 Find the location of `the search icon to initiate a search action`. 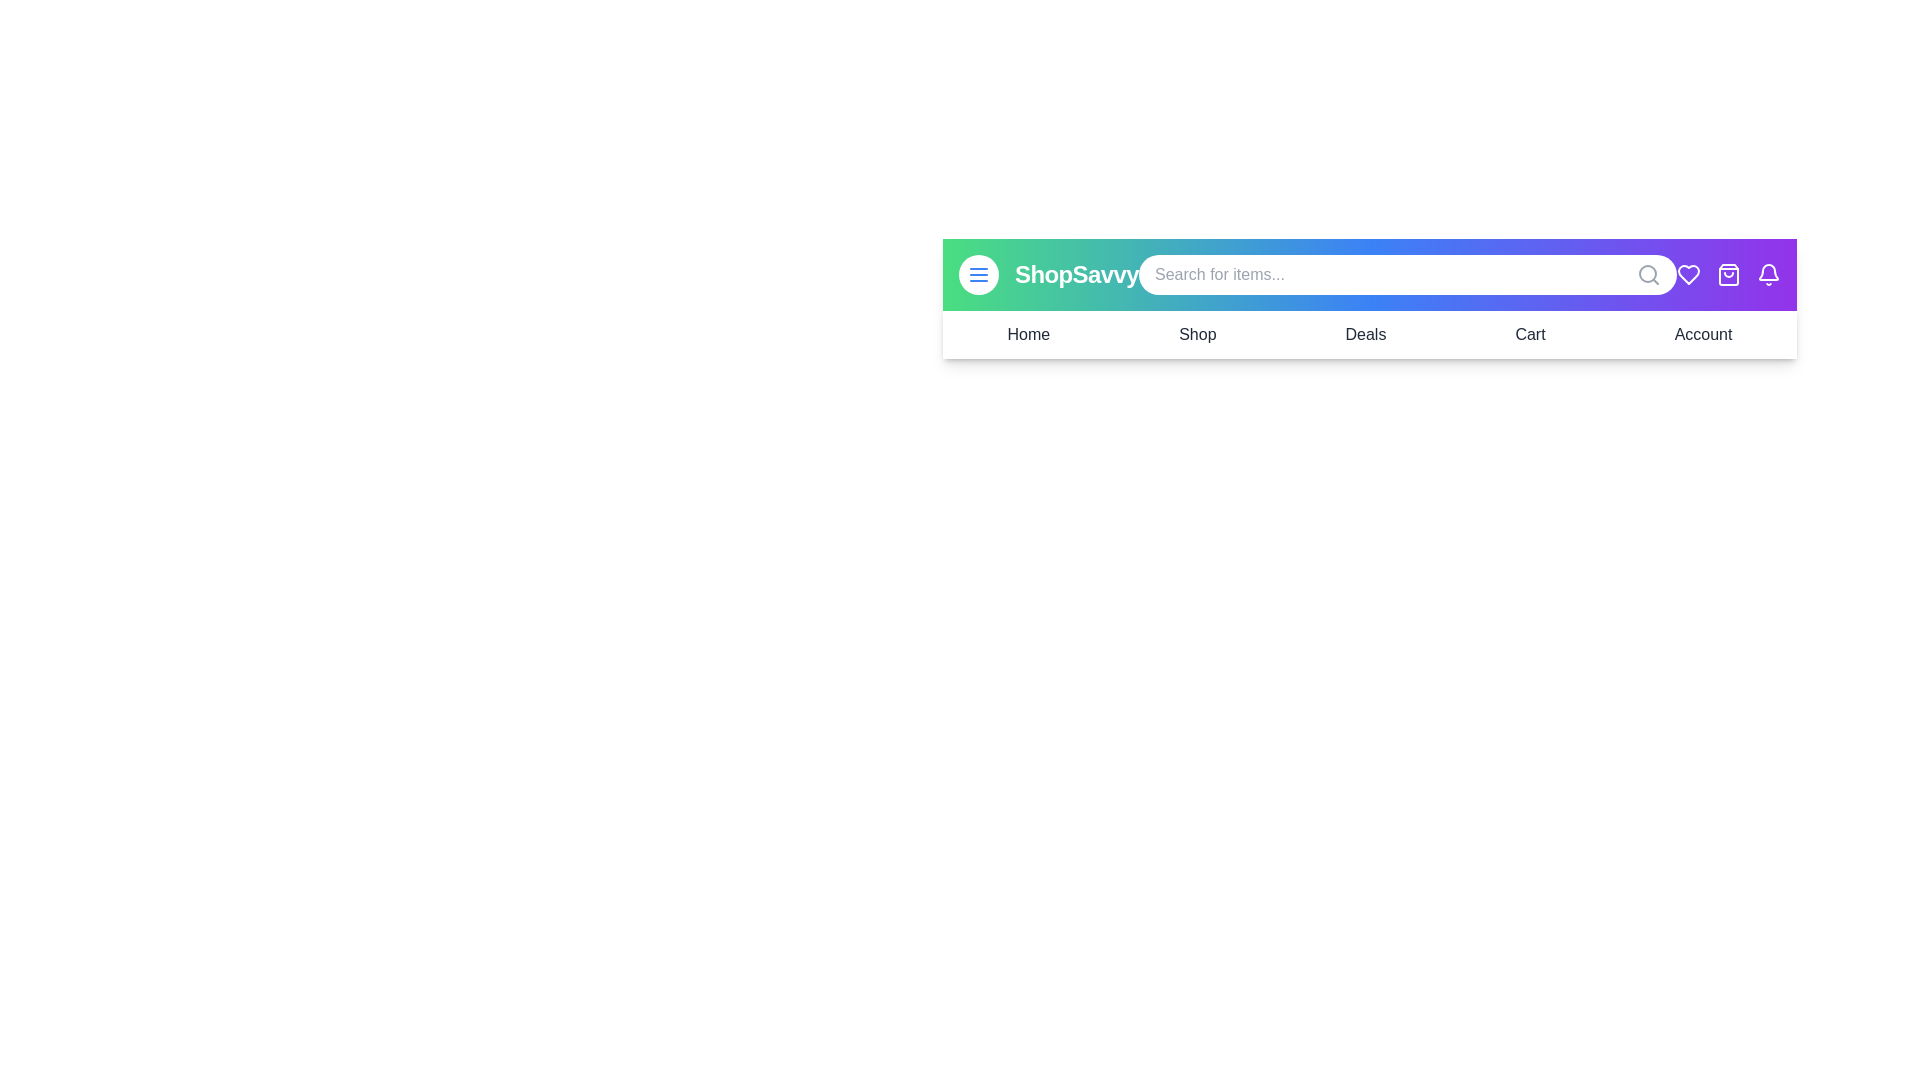

the search icon to initiate a search action is located at coordinates (1649, 274).